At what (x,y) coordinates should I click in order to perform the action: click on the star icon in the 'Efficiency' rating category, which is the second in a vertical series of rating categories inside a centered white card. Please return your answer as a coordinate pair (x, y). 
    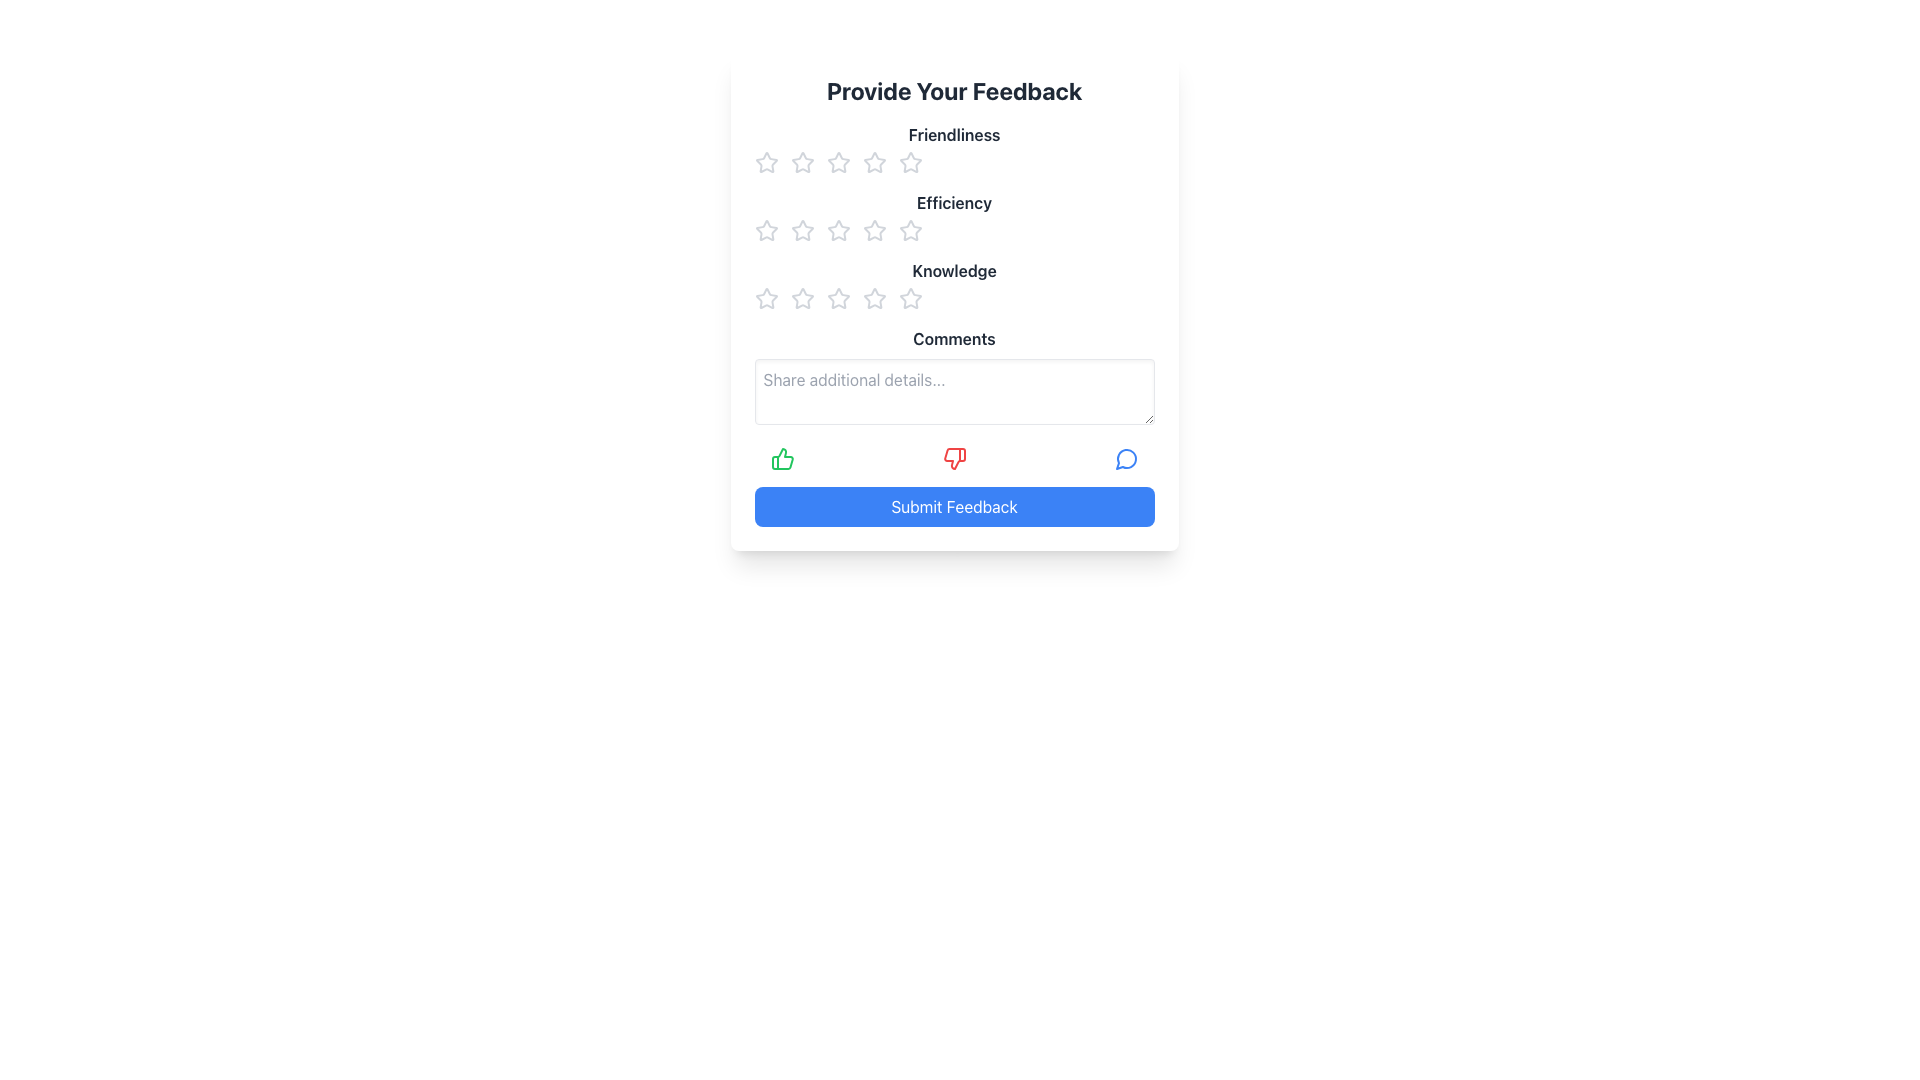
    Looking at the image, I should click on (953, 216).